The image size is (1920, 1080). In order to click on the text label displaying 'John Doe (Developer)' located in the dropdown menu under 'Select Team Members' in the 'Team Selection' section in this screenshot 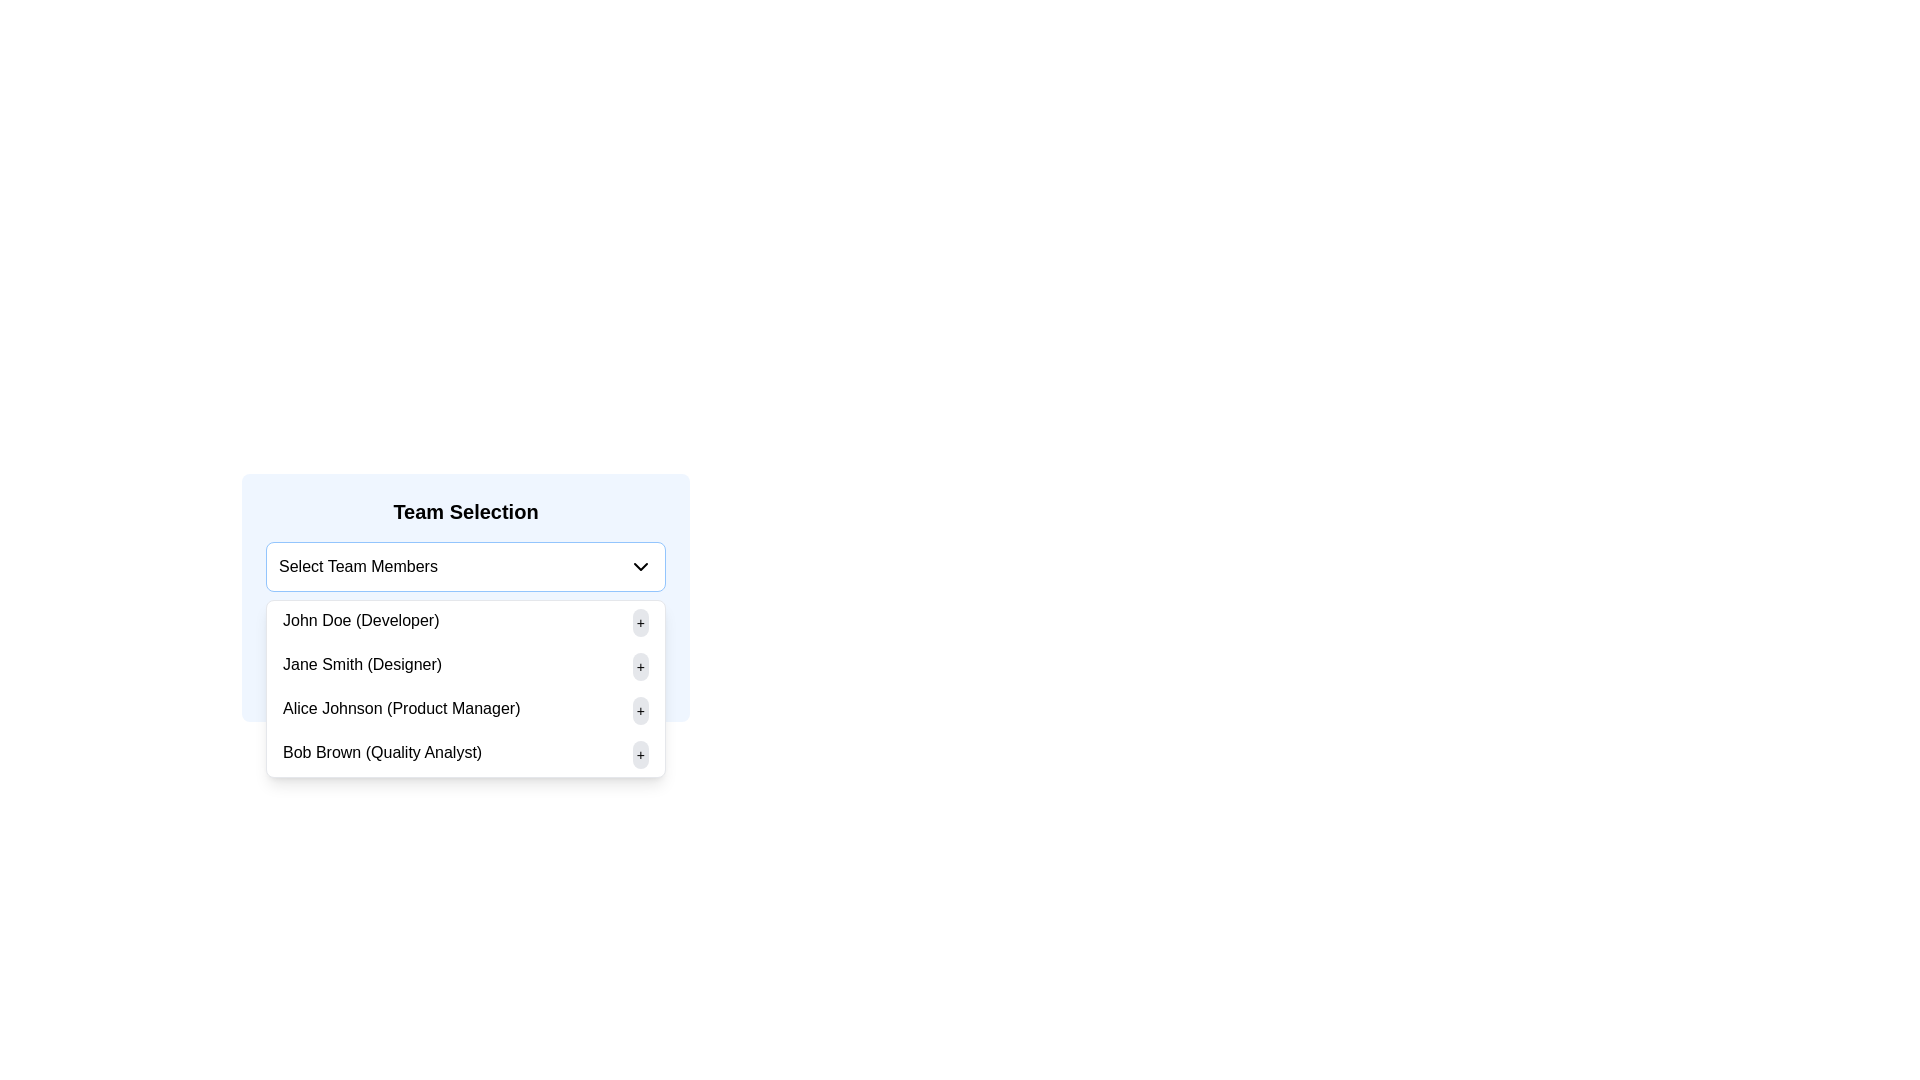, I will do `click(361, 622)`.